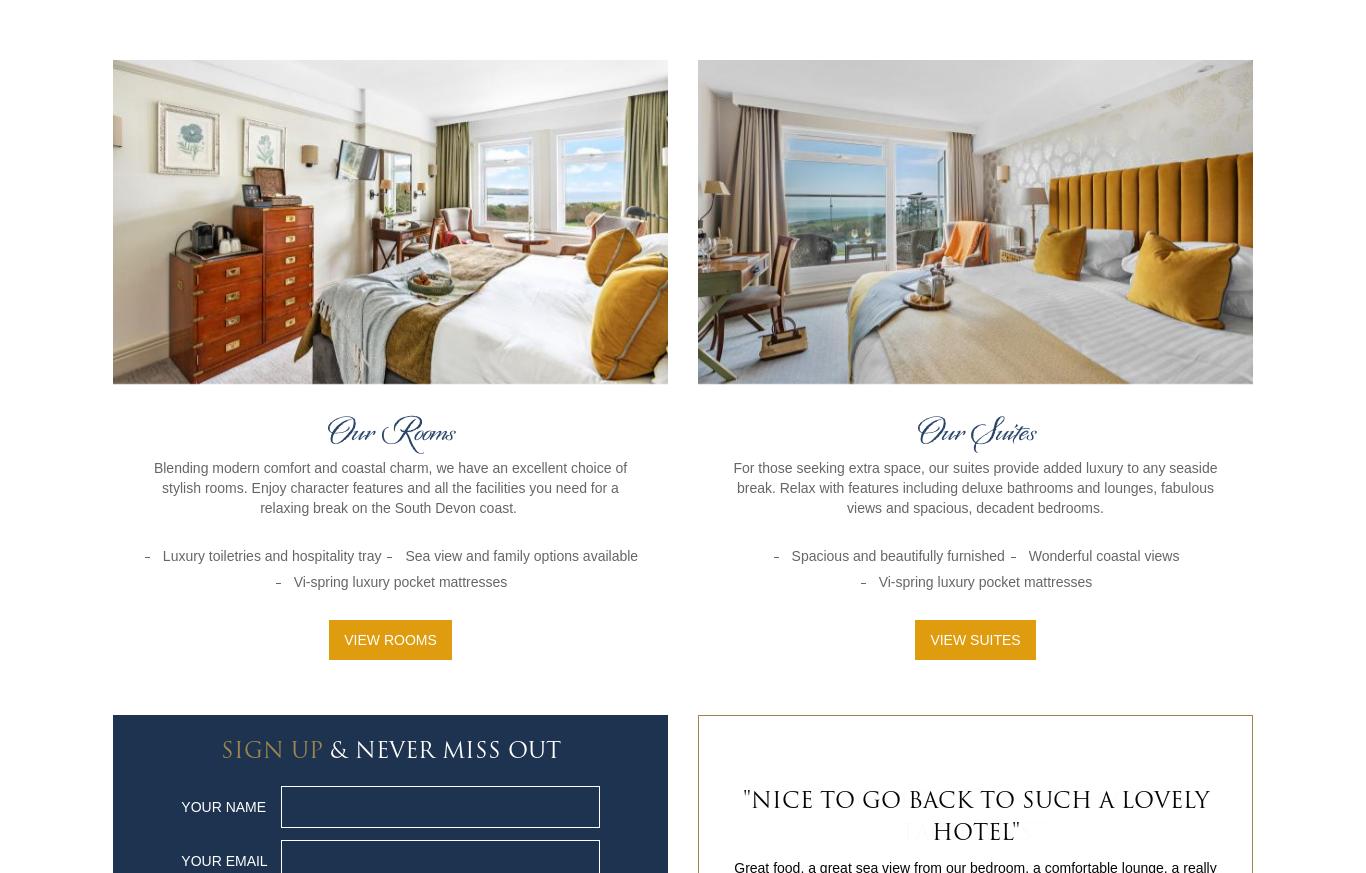  What do you see at coordinates (975, 639) in the screenshot?
I see `'View Suites'` at bounding box center [975, 639].